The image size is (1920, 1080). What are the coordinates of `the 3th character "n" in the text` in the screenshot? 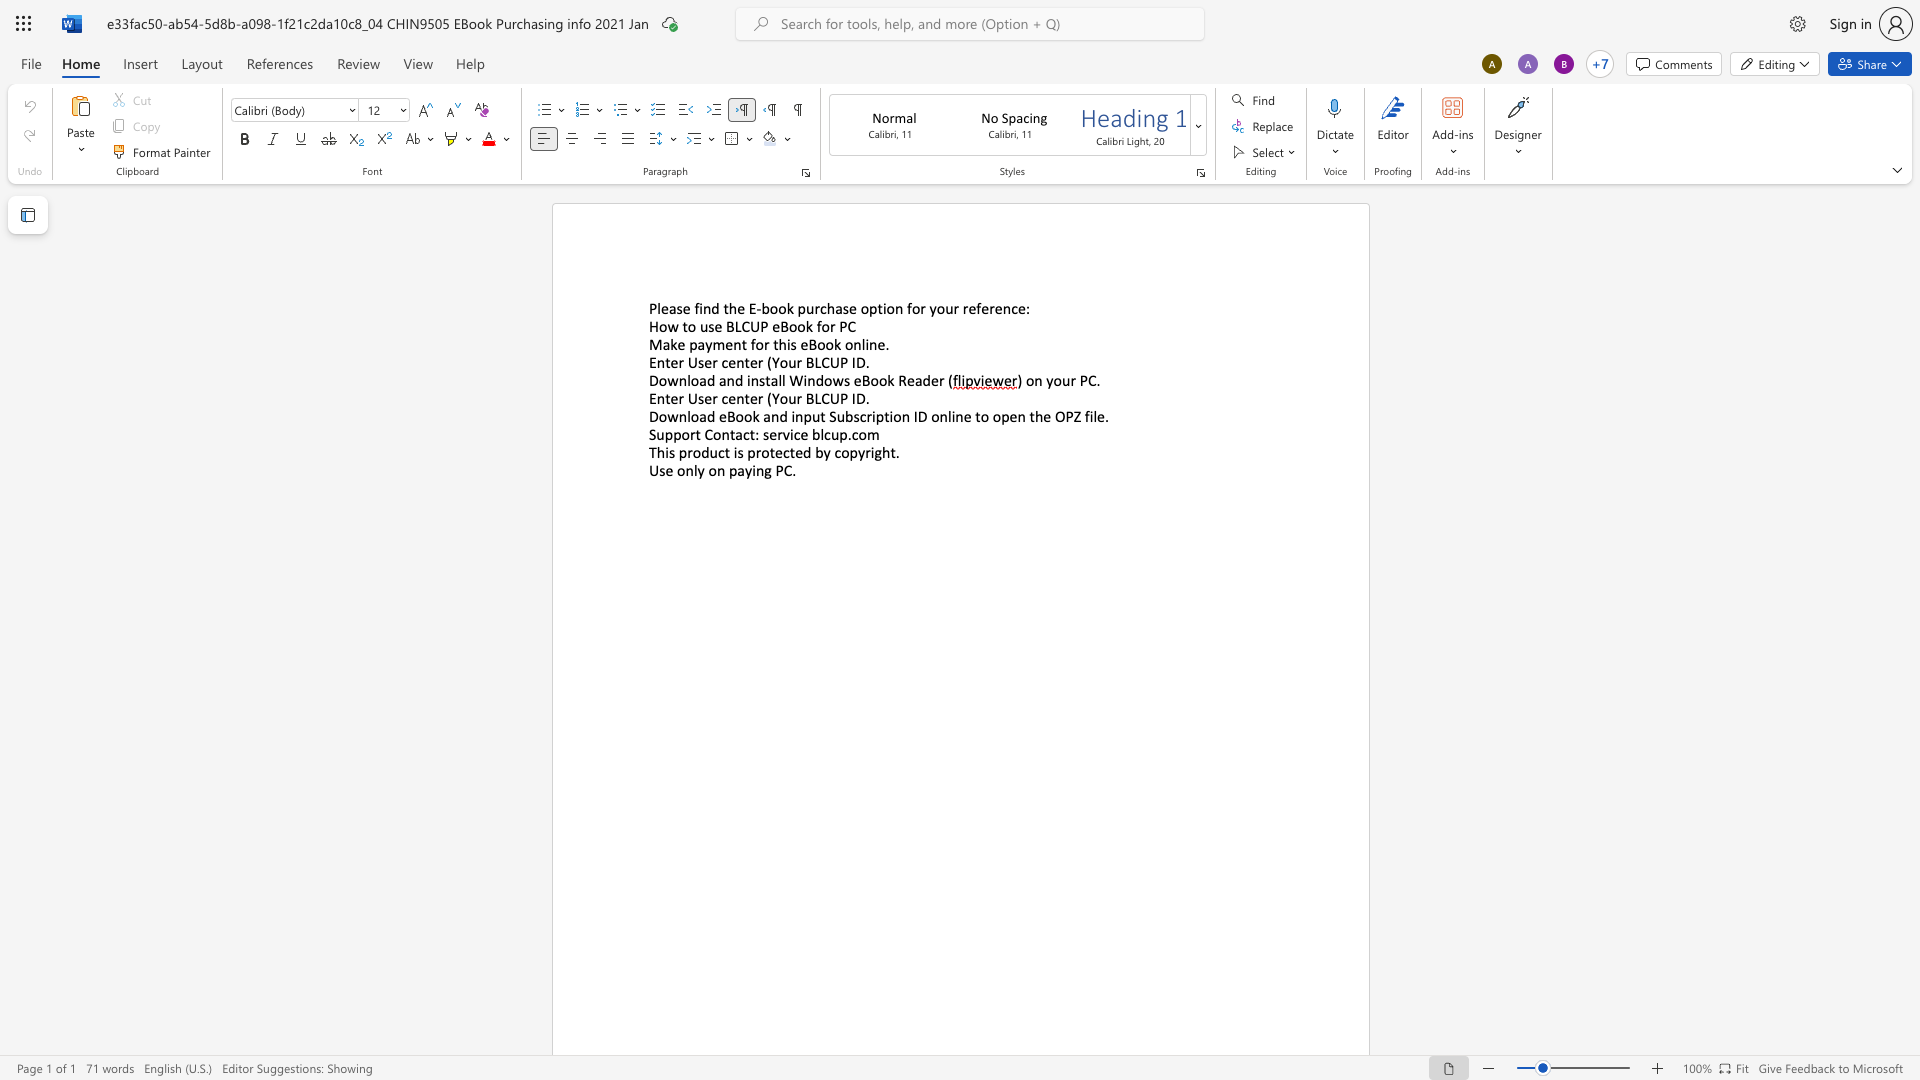 It's located at (873, 343).